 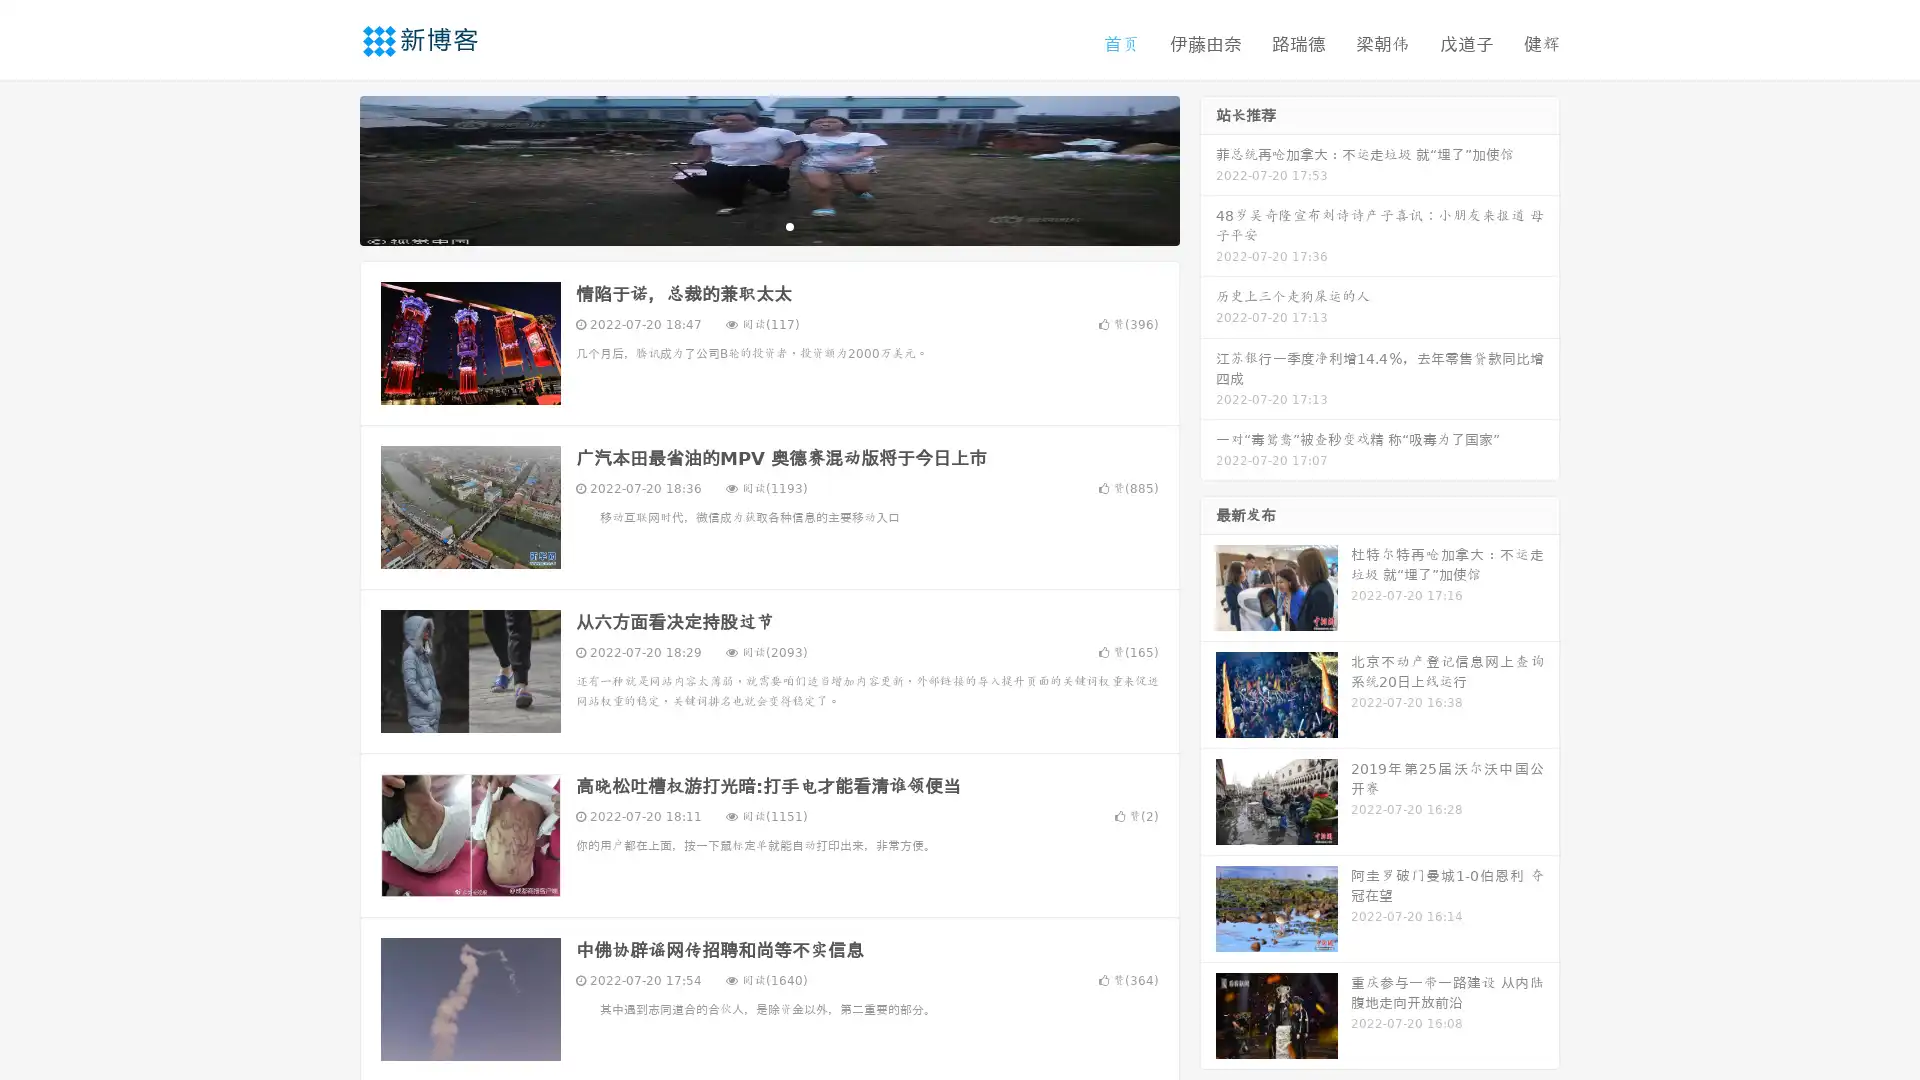 What do you see at coordinates (1208, 168) in the screenshot?
I see `Next slide` at bounding box center [1208, 168].